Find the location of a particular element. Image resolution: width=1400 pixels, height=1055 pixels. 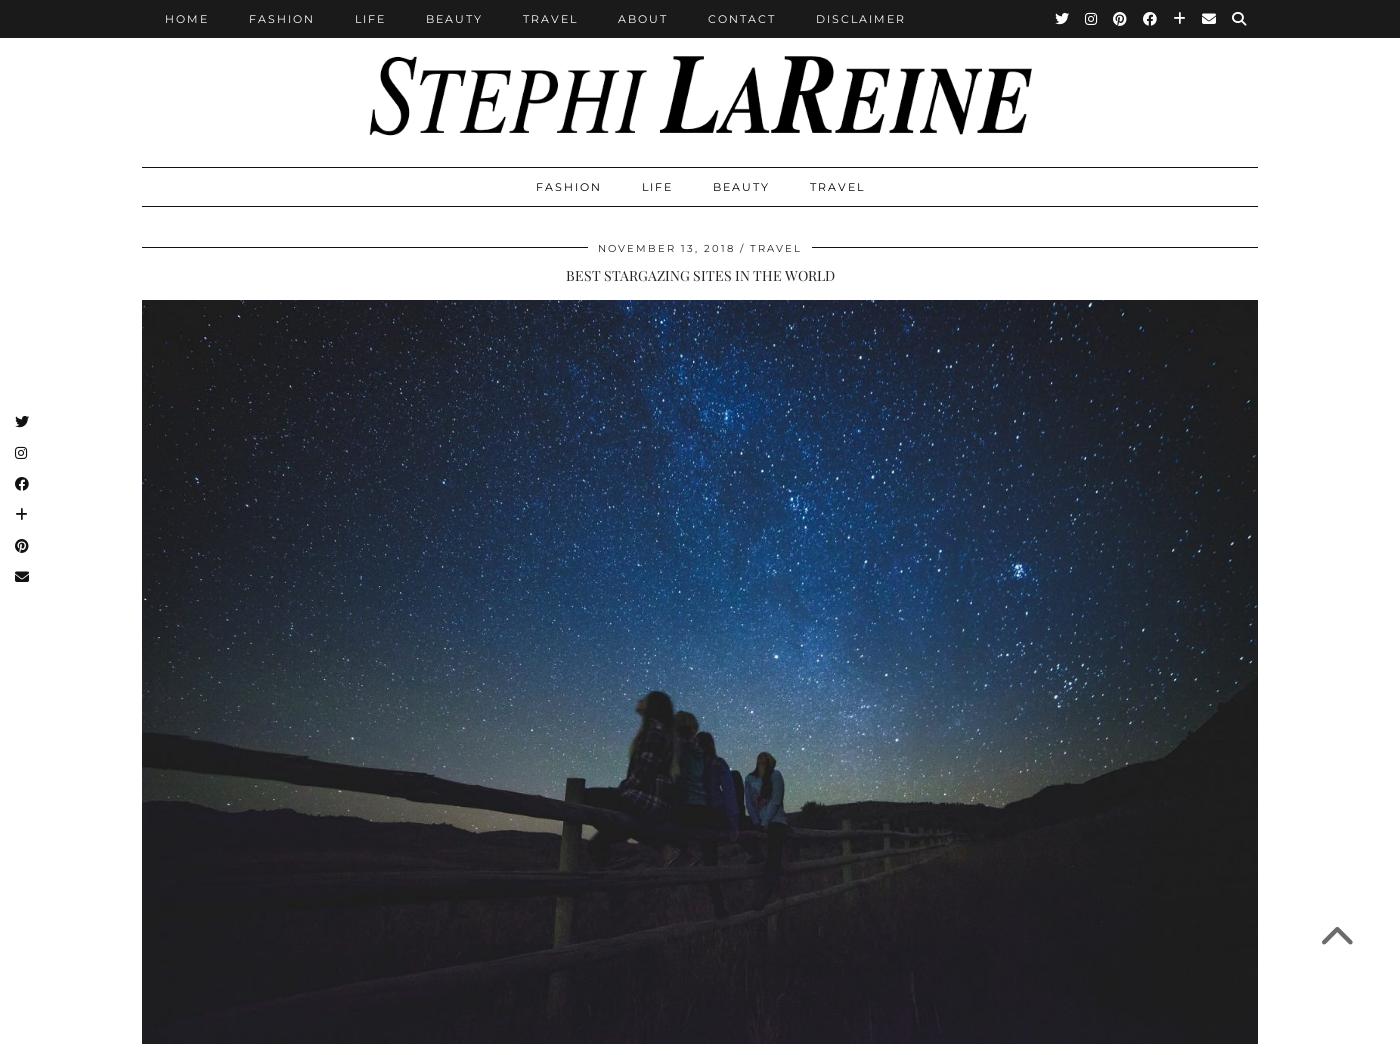

'BEST STARGAZING SITES IN THE WORLD' is located at coordinates (699, 274).